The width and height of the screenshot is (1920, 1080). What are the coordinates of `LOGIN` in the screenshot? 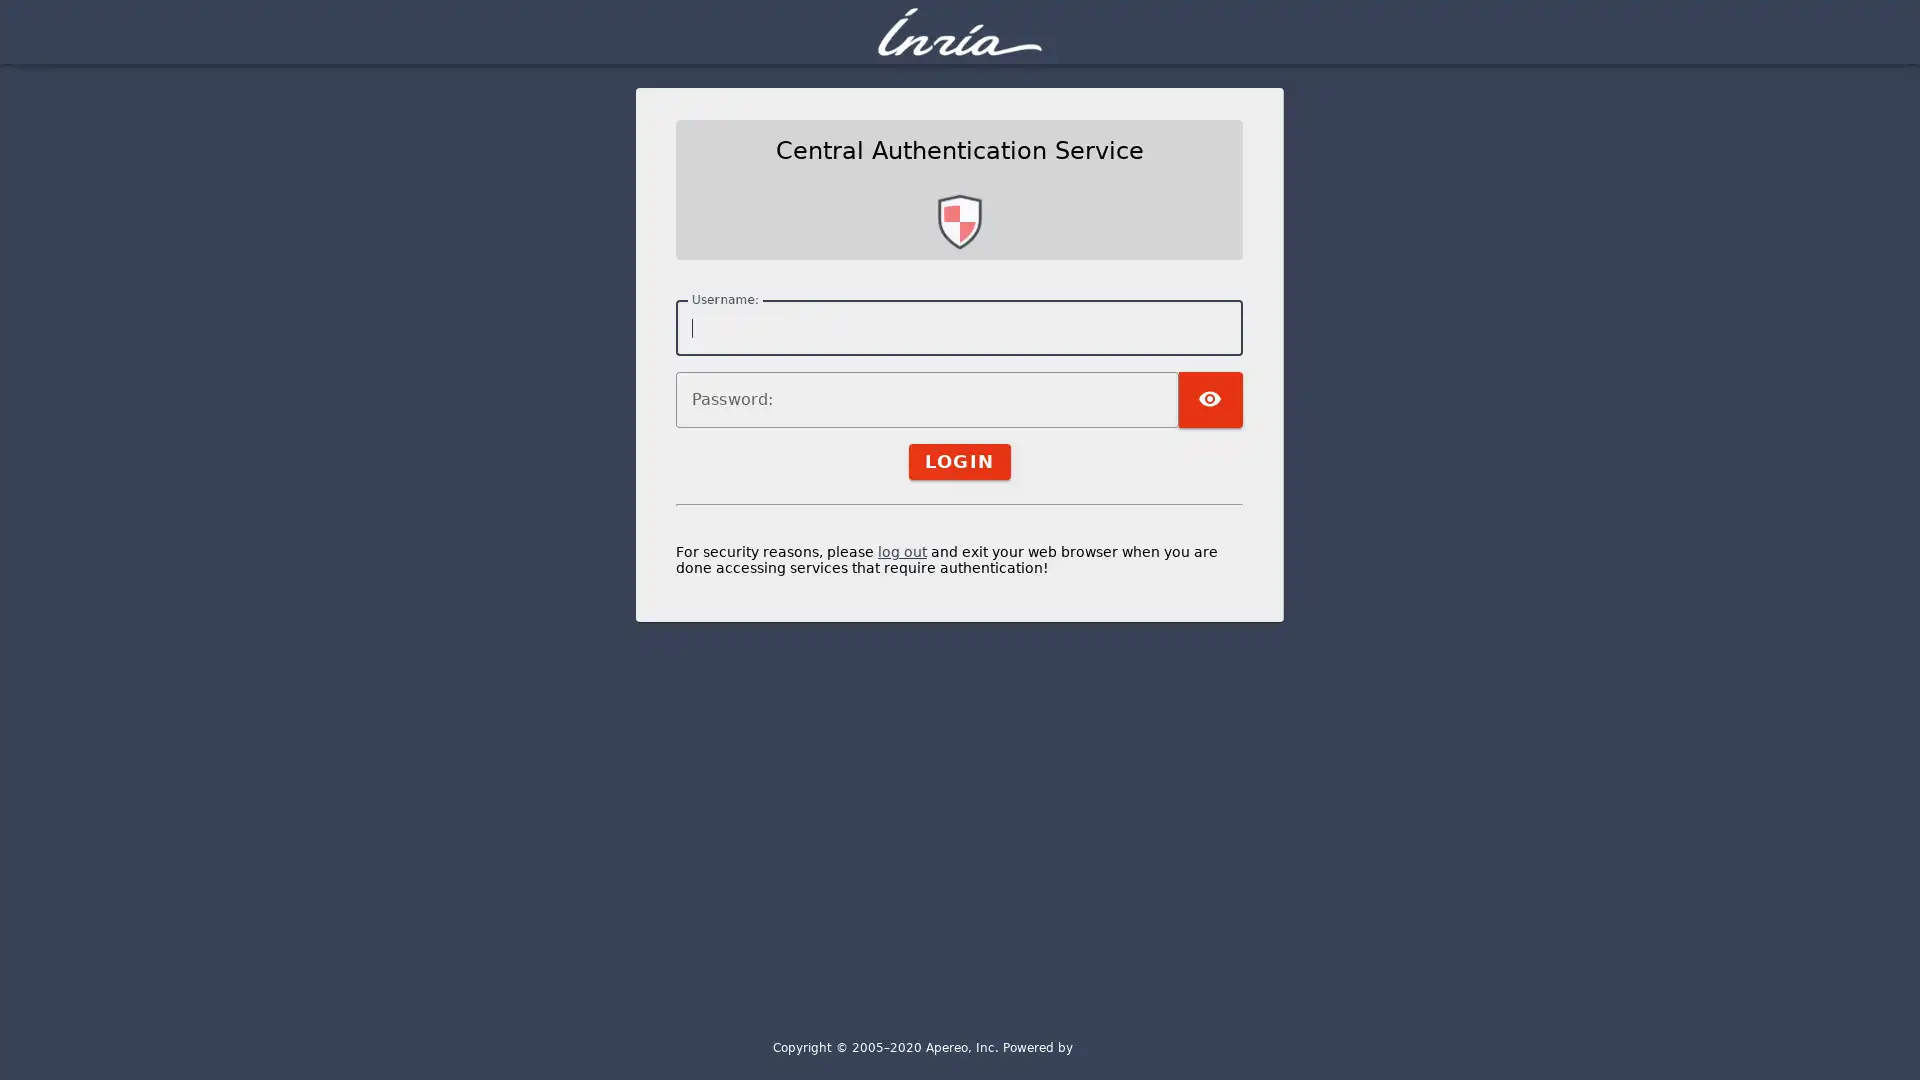 It's located at (958, 461).